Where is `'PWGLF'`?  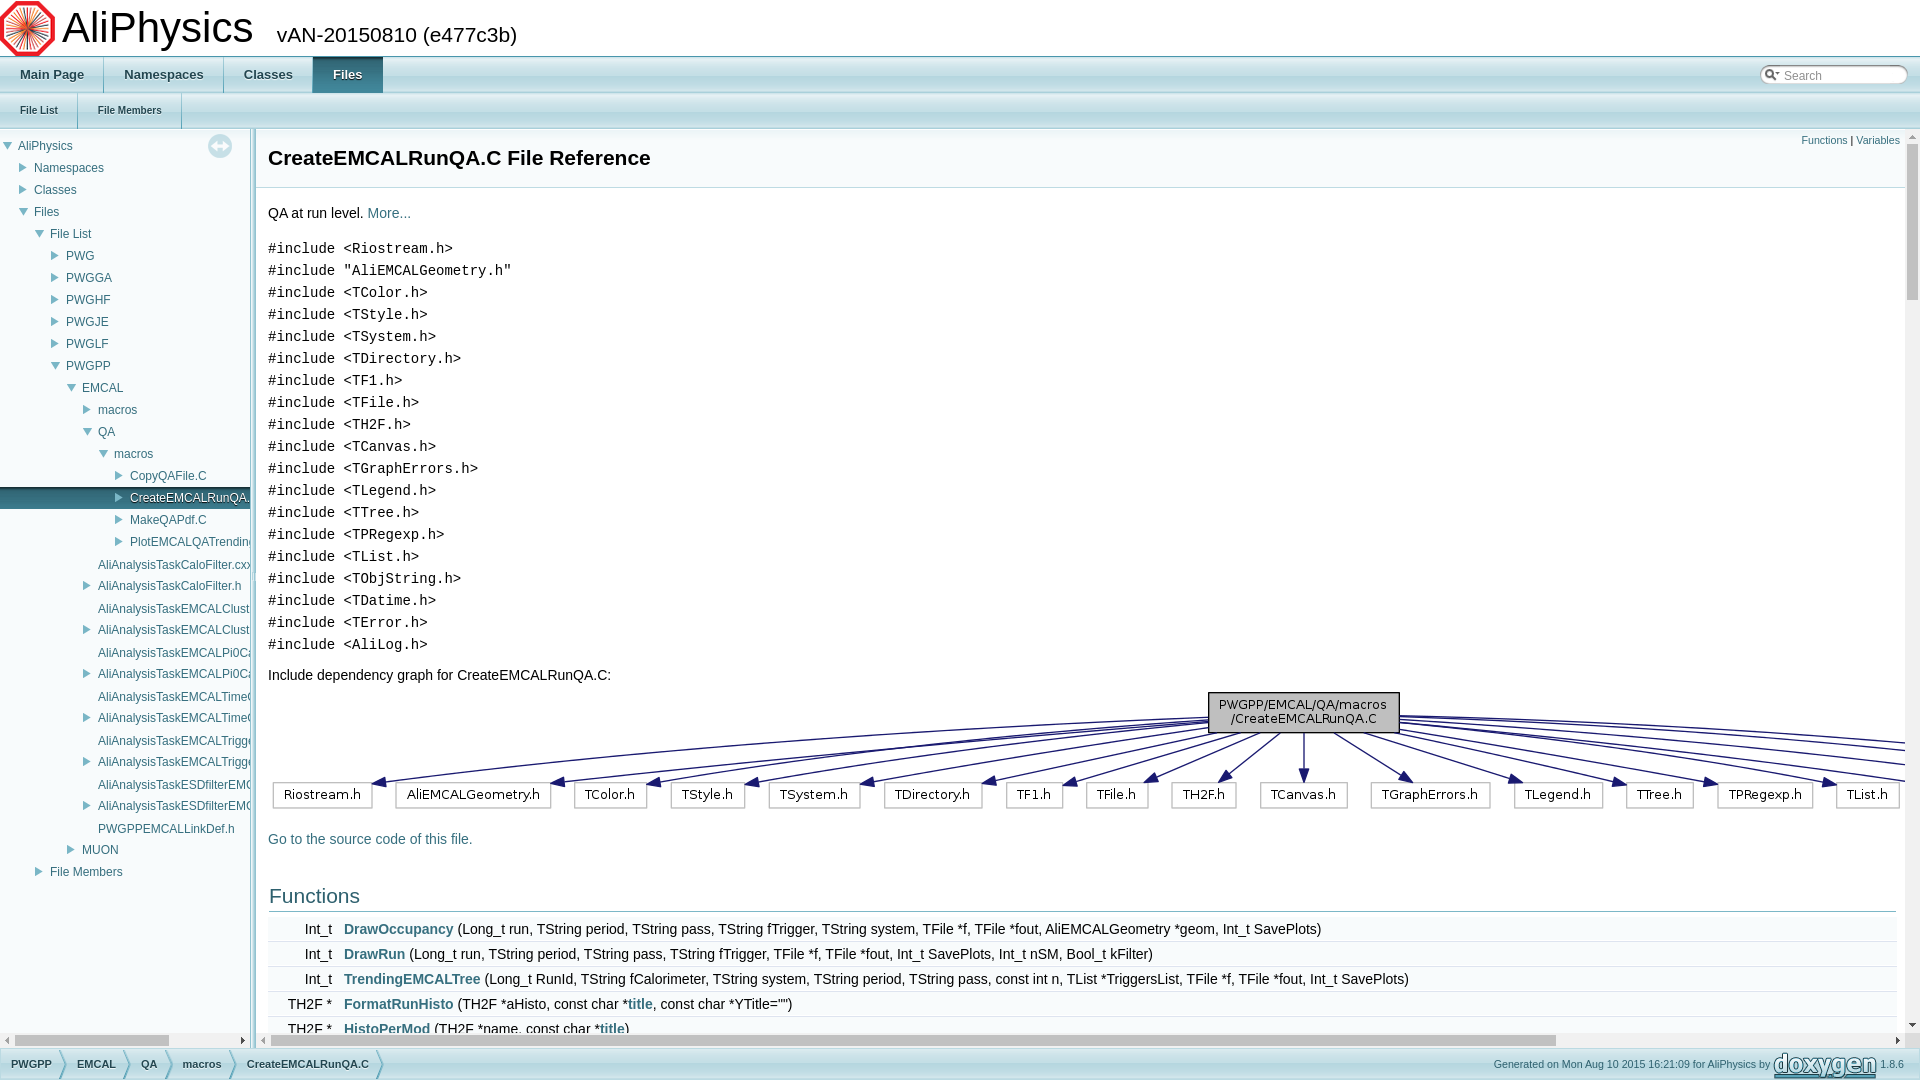 'PWGLF' is located at coordinates (86, 342).